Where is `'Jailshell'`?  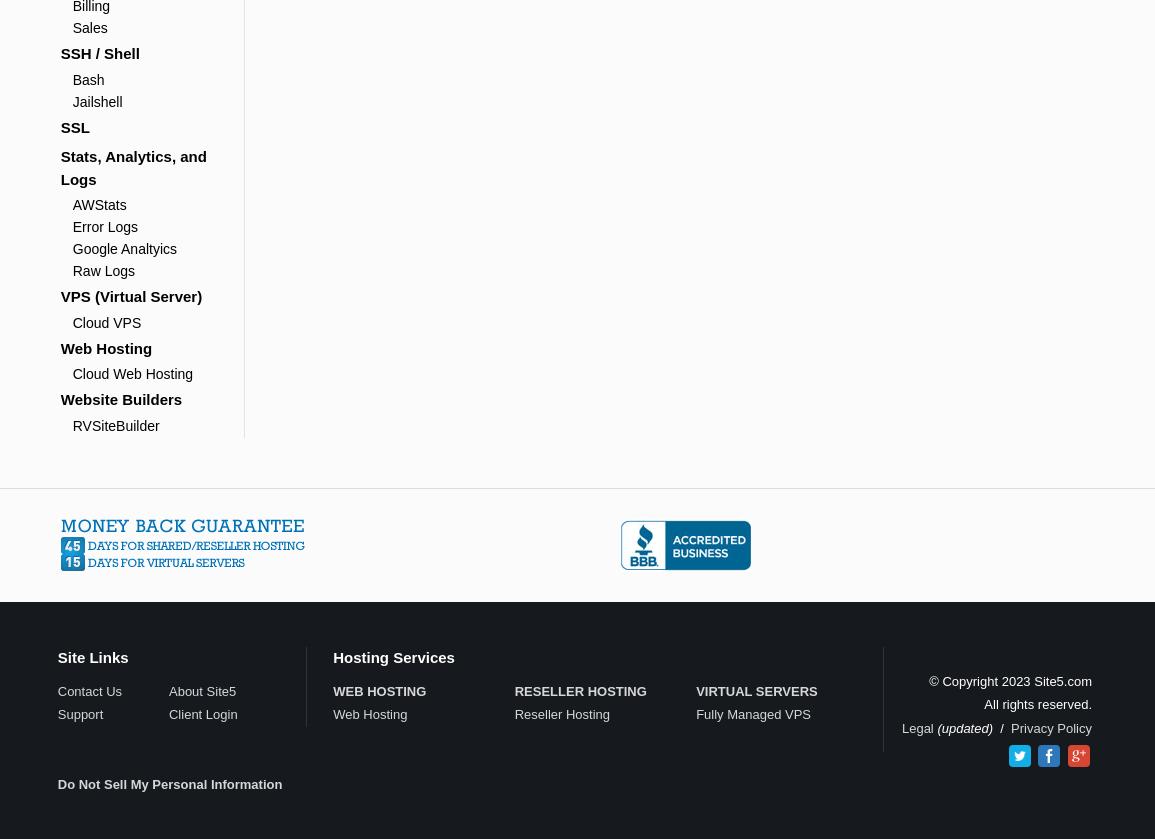
'Jailshell' is located at coordinates (97, 101).